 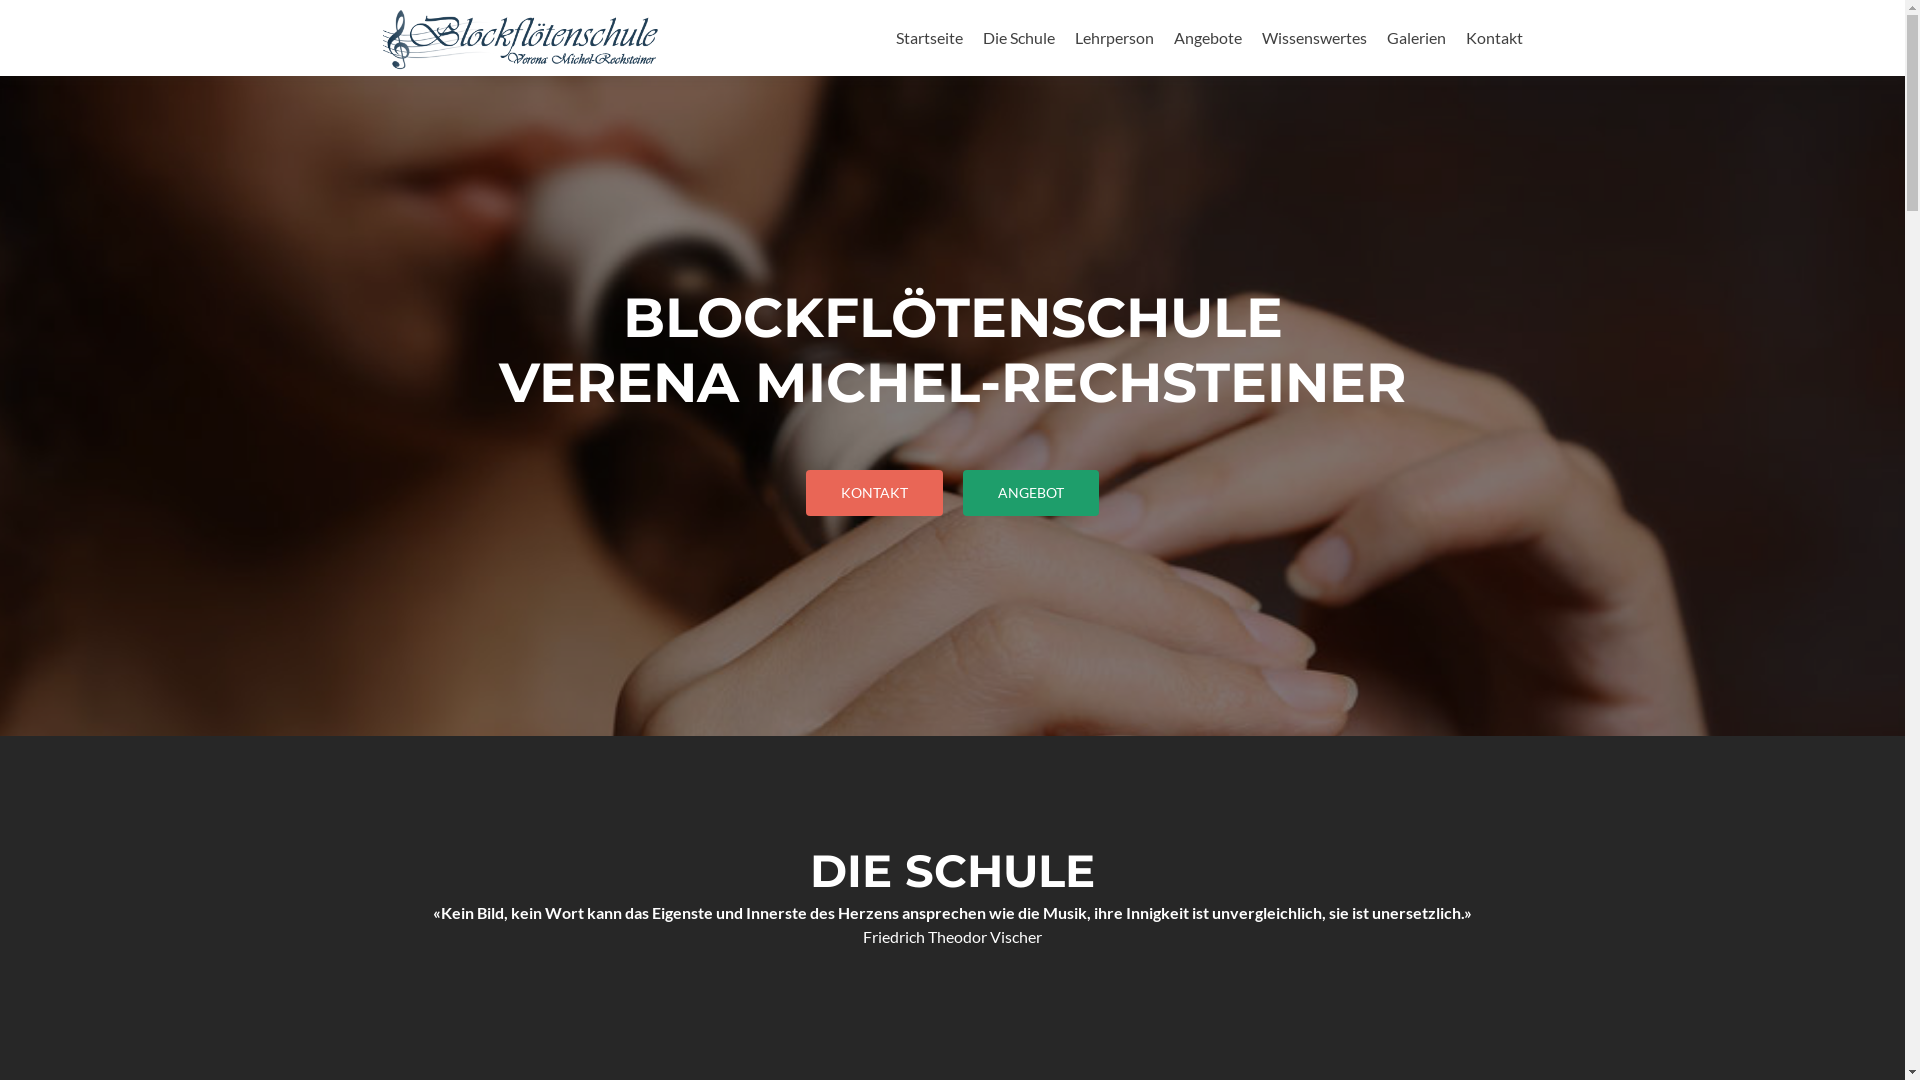 I want to click on 'Galerien', so click(x=1414, y=37).